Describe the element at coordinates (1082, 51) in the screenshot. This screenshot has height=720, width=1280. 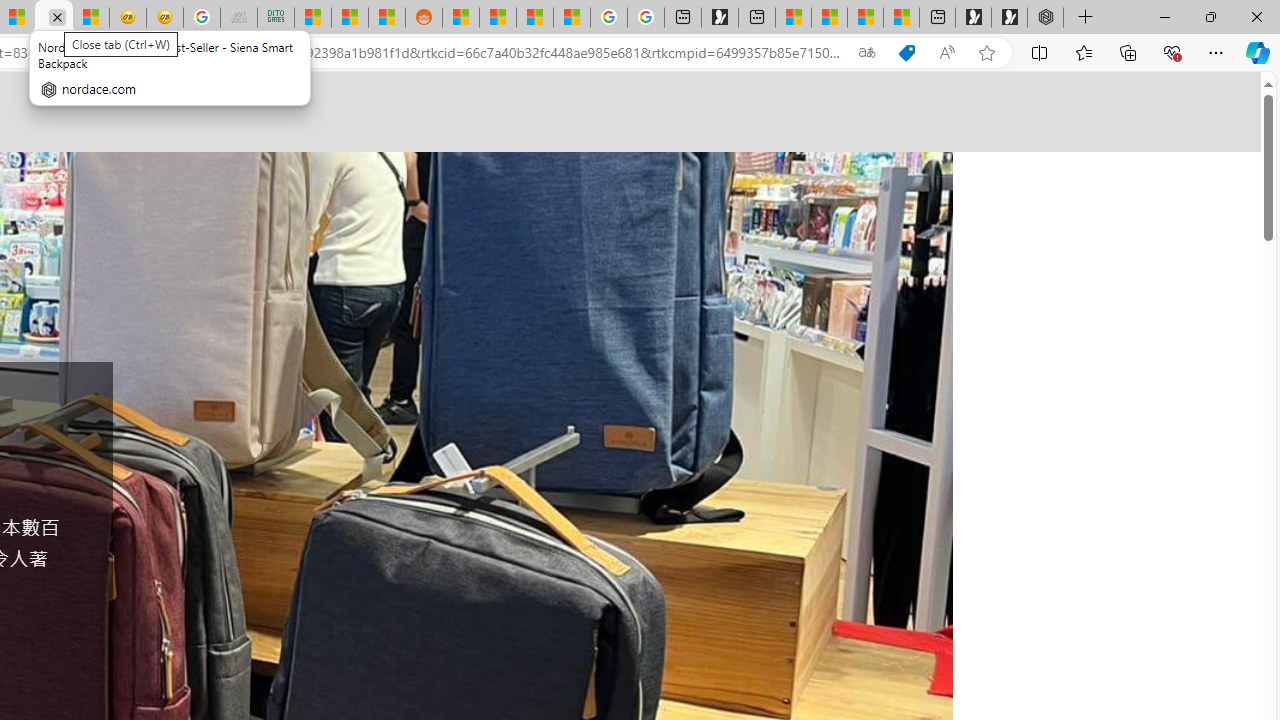
I see `'Favorites'` at that location.